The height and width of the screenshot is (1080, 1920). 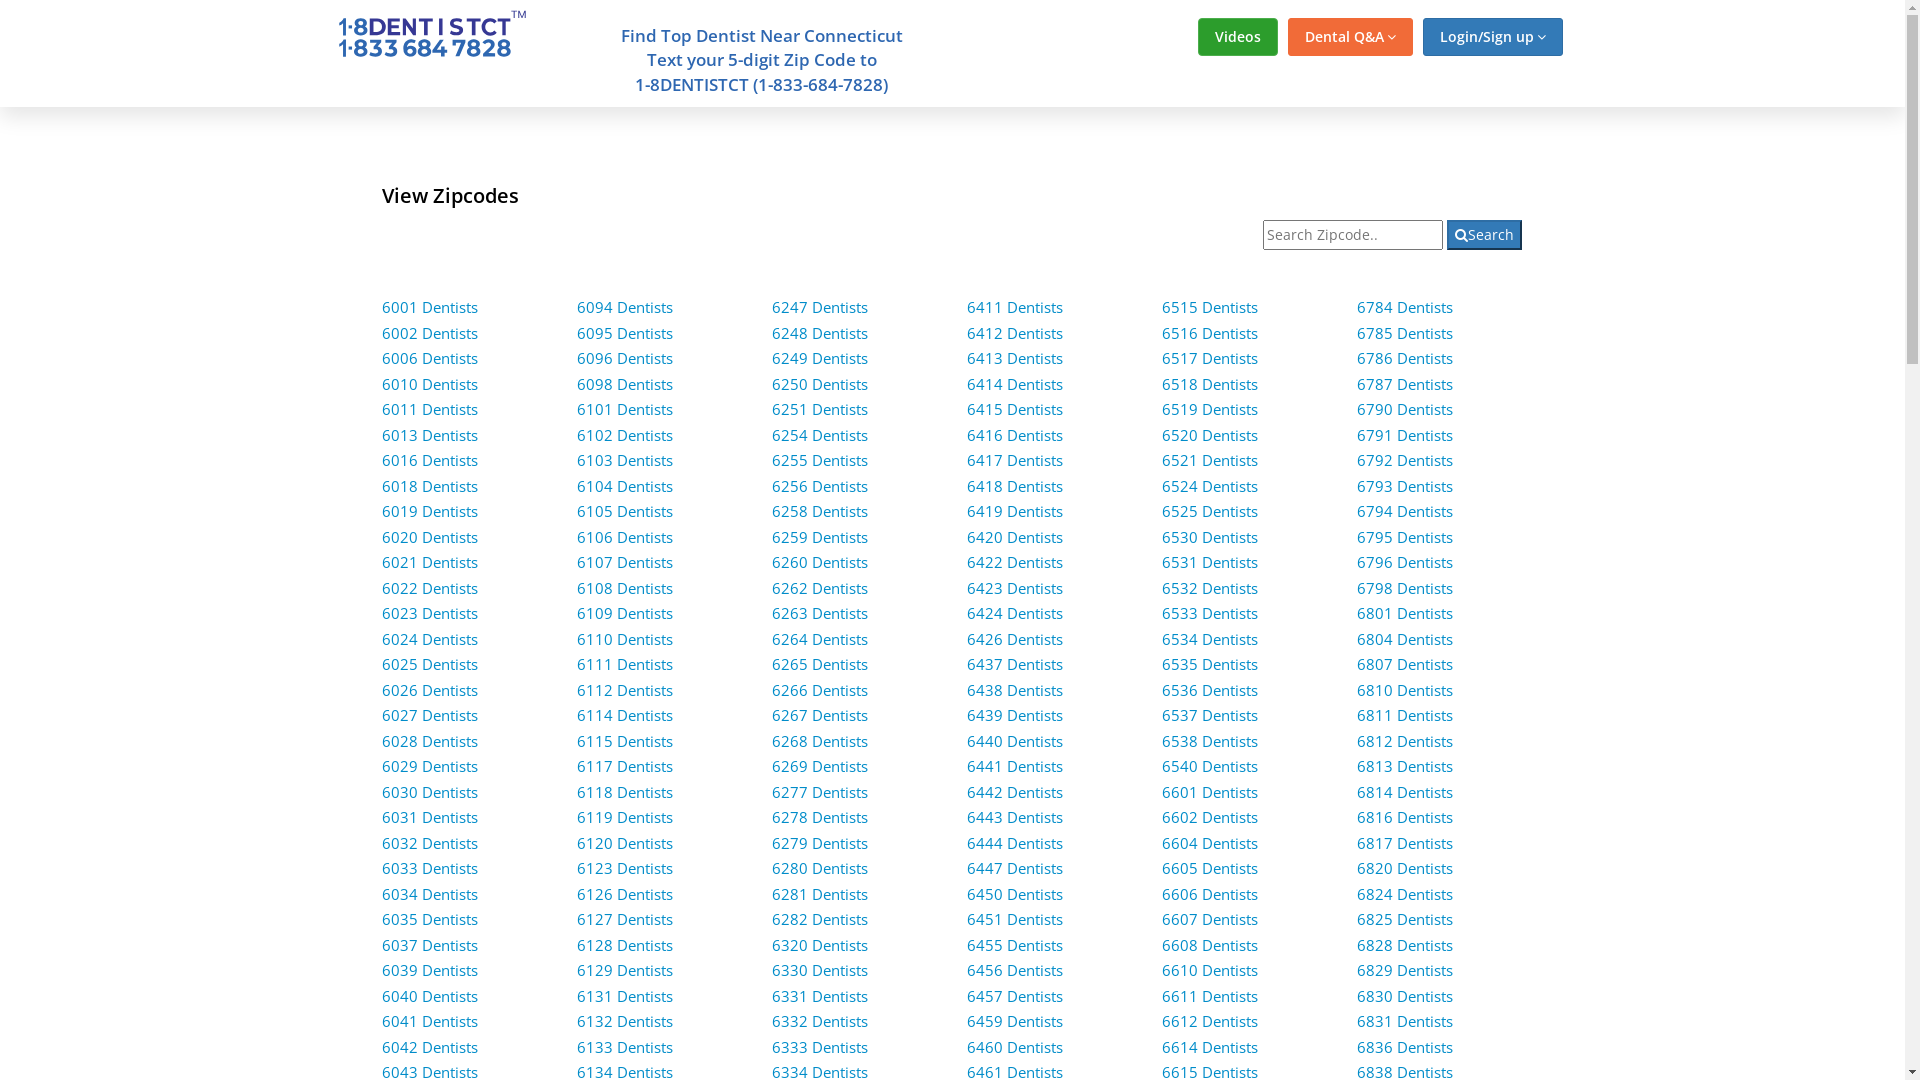 What do you see at coordinates (820, 740) in the screenshot?
I see `'6268 Dentists'` at bounding box center [820, 740].